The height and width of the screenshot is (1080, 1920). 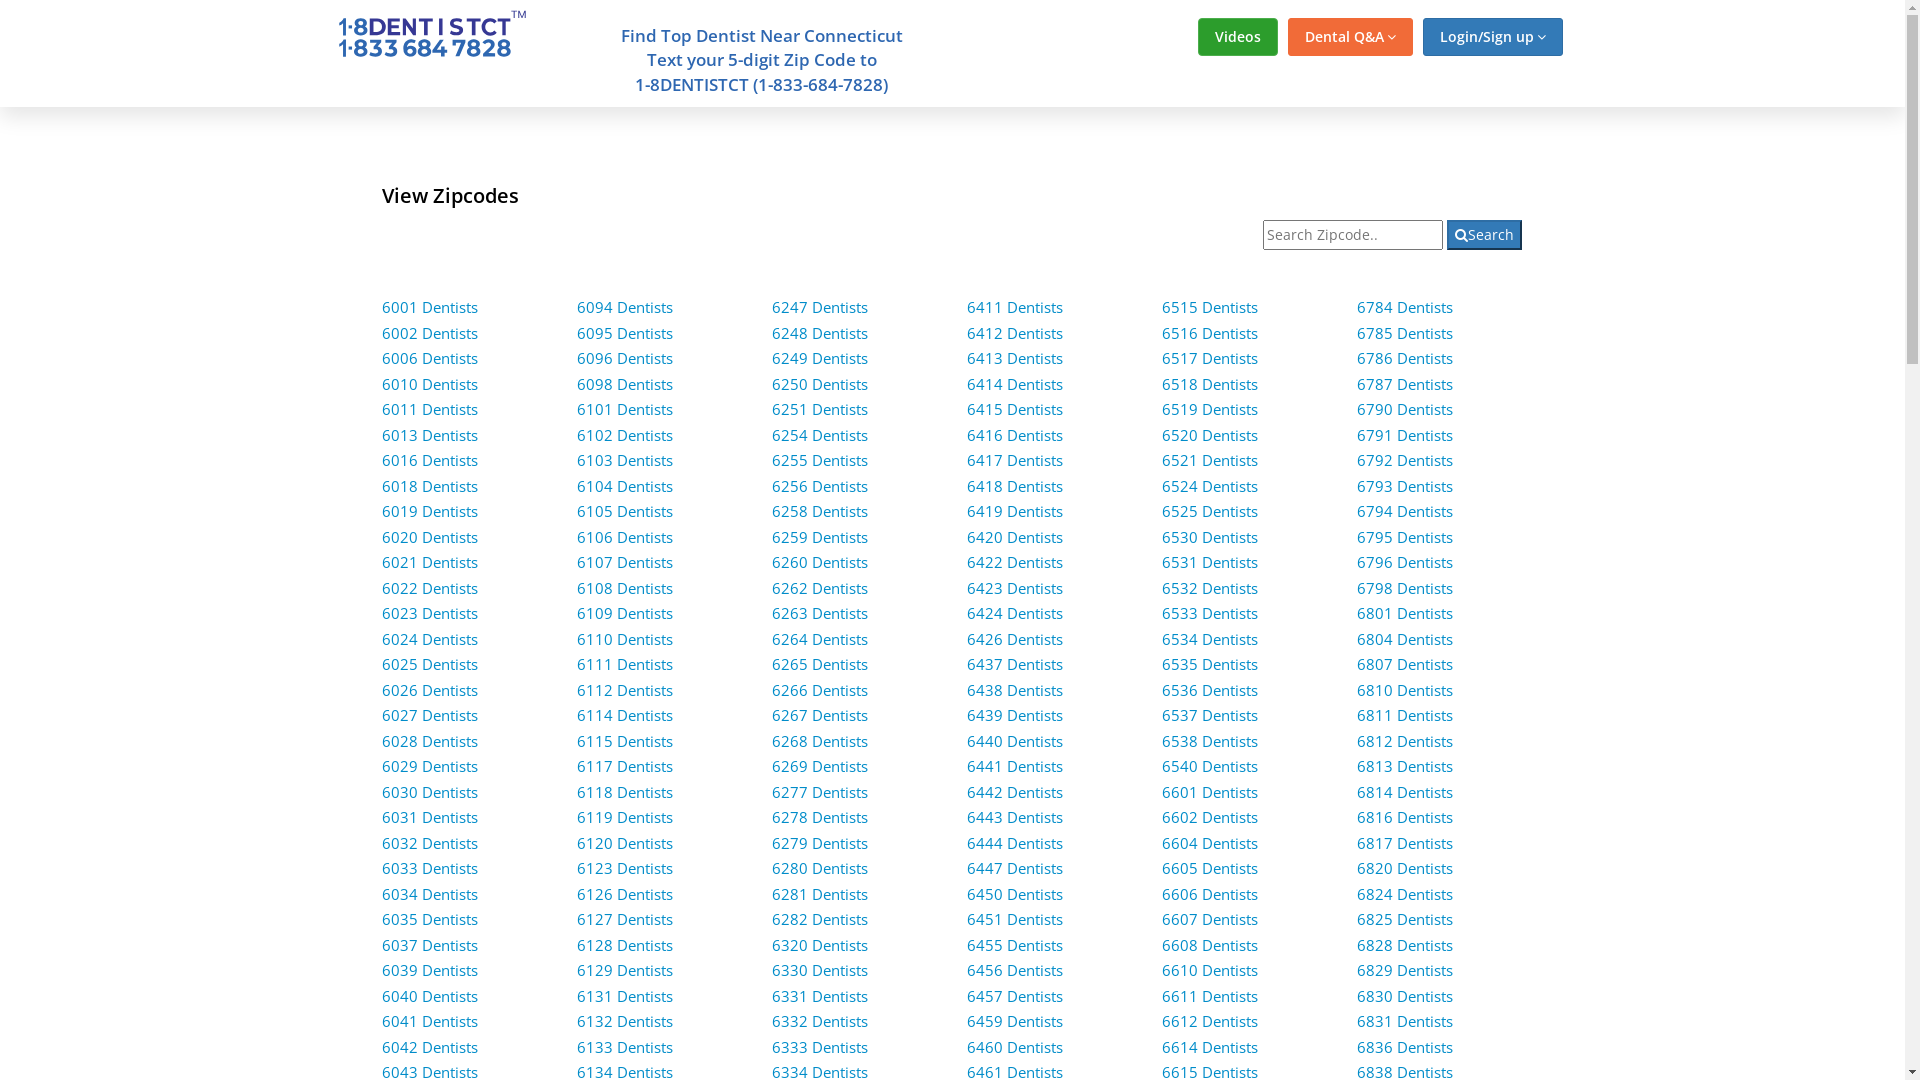 What do you see at coordinates (820, 740) in the screenshot?
I see `'6268 Dentists'` at bounding box center [820, 740].